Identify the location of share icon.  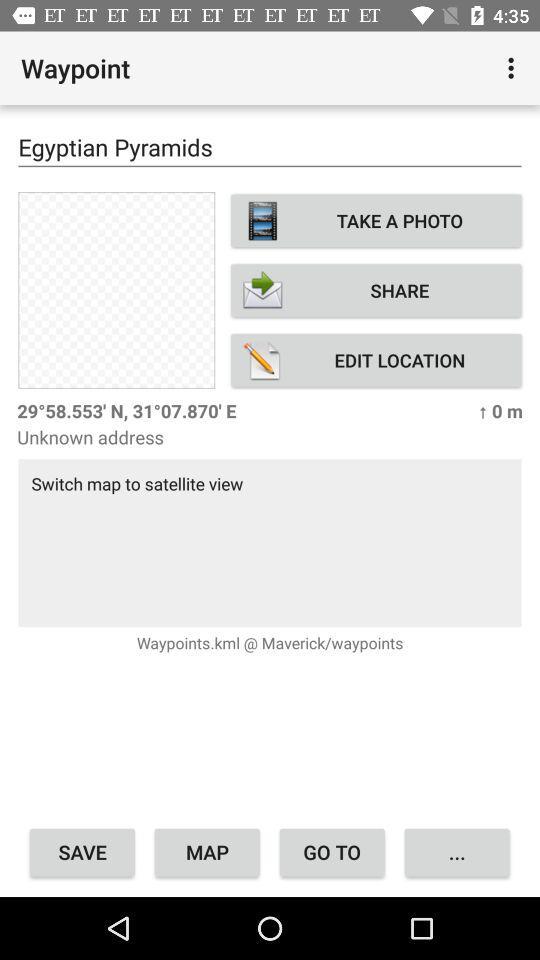
(376, 289).